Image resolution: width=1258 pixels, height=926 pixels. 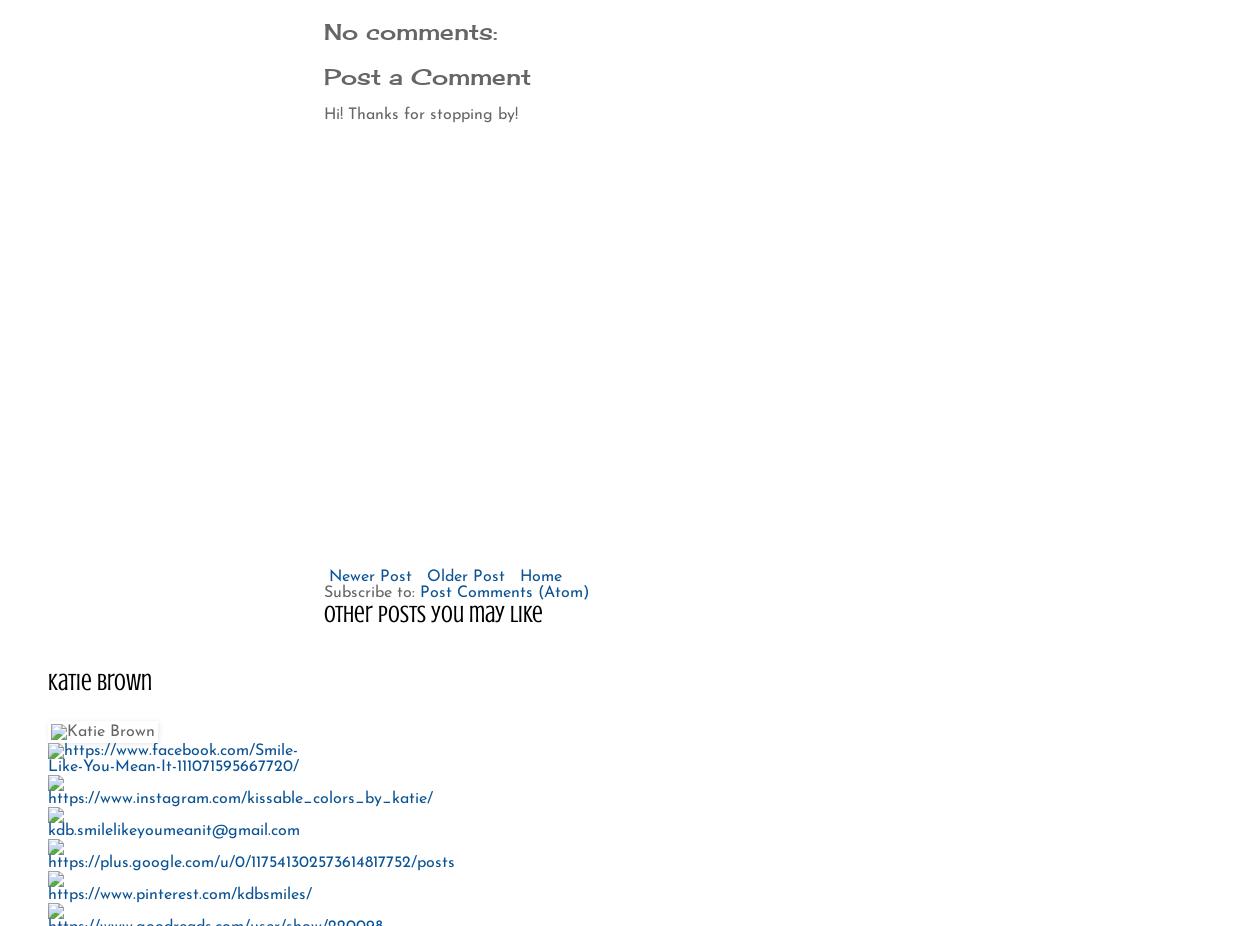 What do you see at coordinates (503, 590) in the screenshot?
I see `'Post Comments (Atom)'` at bounding box center [503, 590].